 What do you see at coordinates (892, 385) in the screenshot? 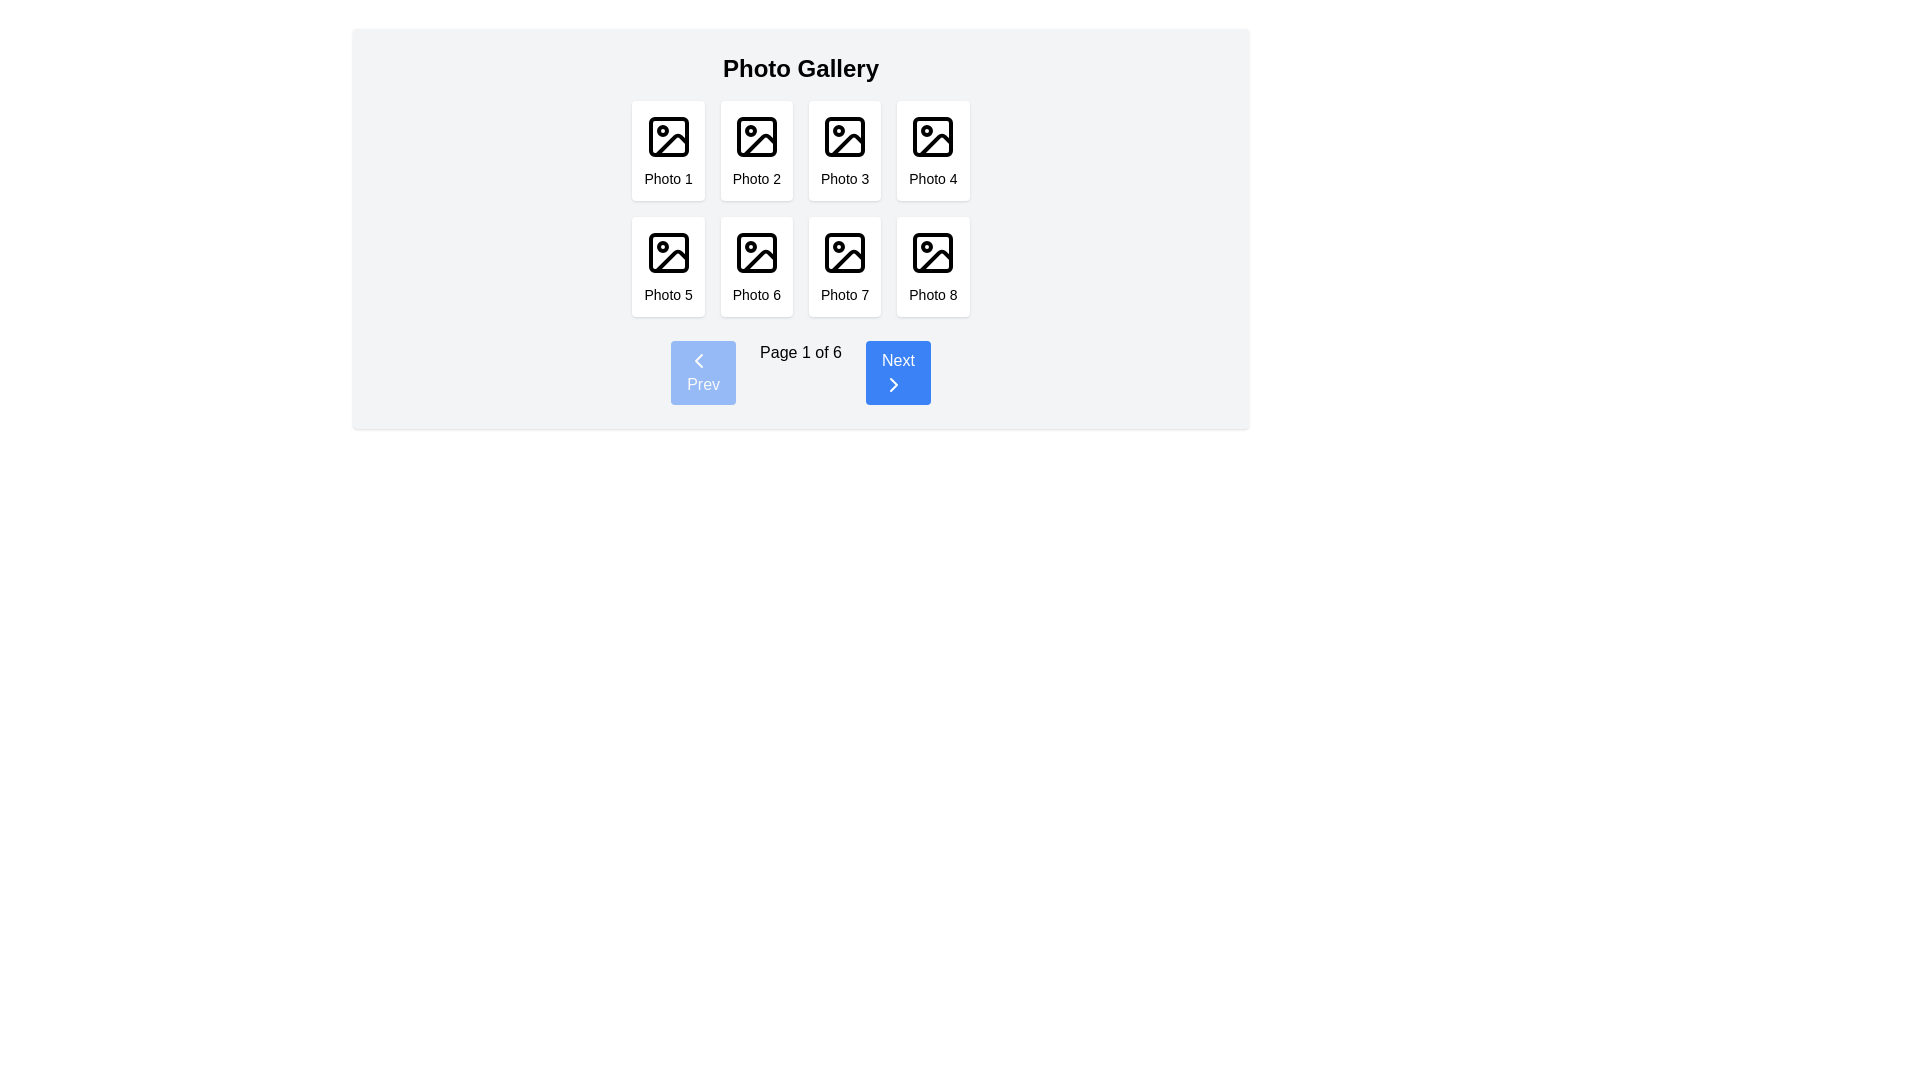
I see `the right-facing chevron icon inside the 'Next' button at the bottom right of the pagination bar, indicating navigation to the next page` at bounding box center [892, 385].